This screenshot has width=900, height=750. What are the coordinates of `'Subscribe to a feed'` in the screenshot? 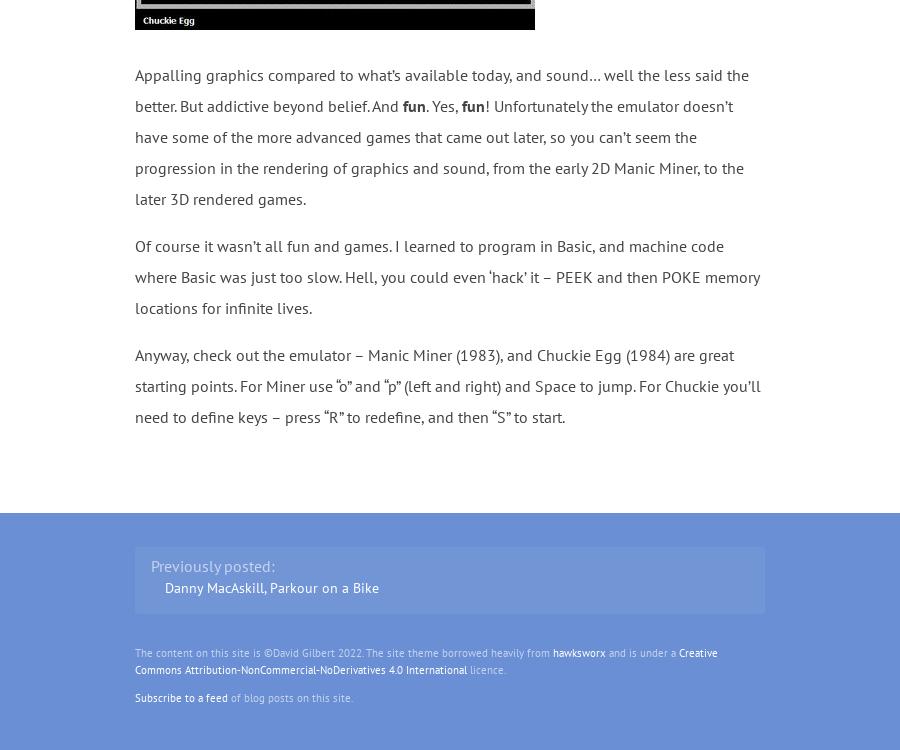 It's located at (181, 695).